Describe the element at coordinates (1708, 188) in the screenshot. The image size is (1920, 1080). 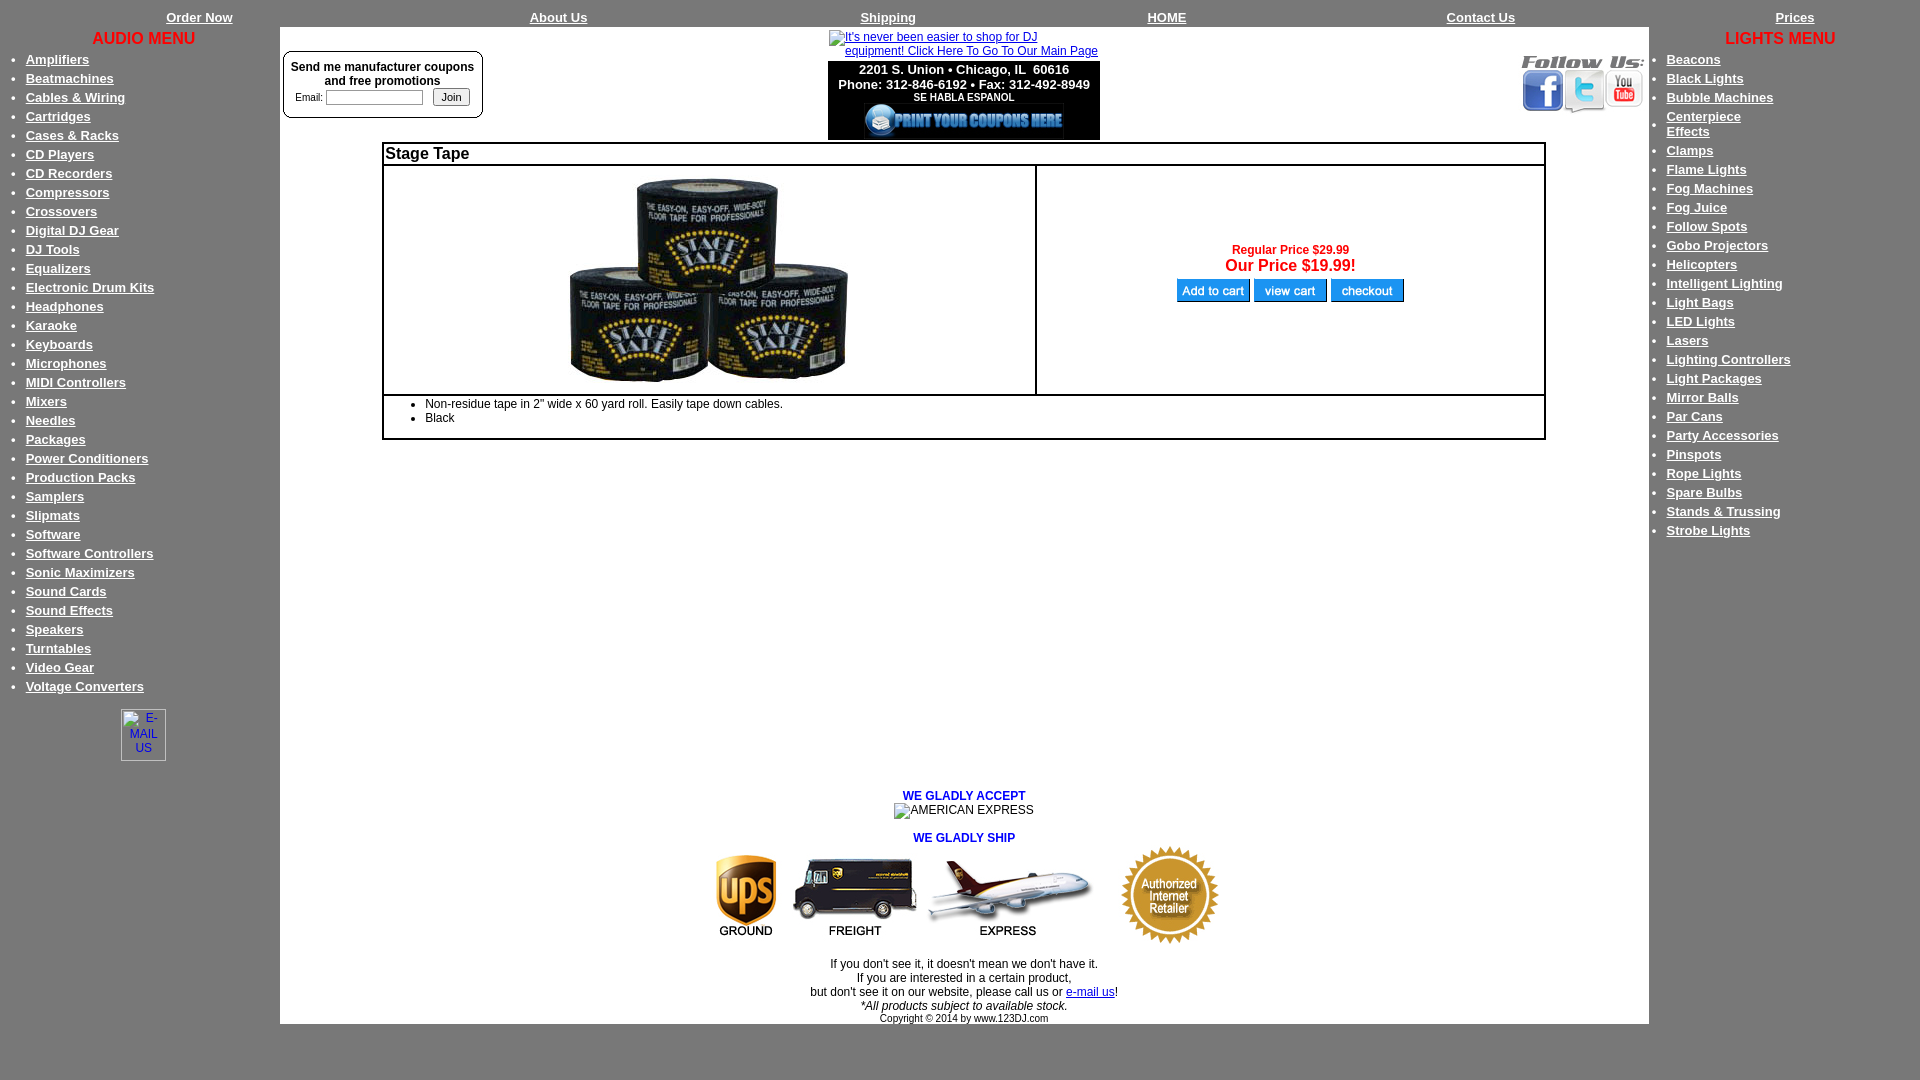
I see `'Fog Machines'` at that location.